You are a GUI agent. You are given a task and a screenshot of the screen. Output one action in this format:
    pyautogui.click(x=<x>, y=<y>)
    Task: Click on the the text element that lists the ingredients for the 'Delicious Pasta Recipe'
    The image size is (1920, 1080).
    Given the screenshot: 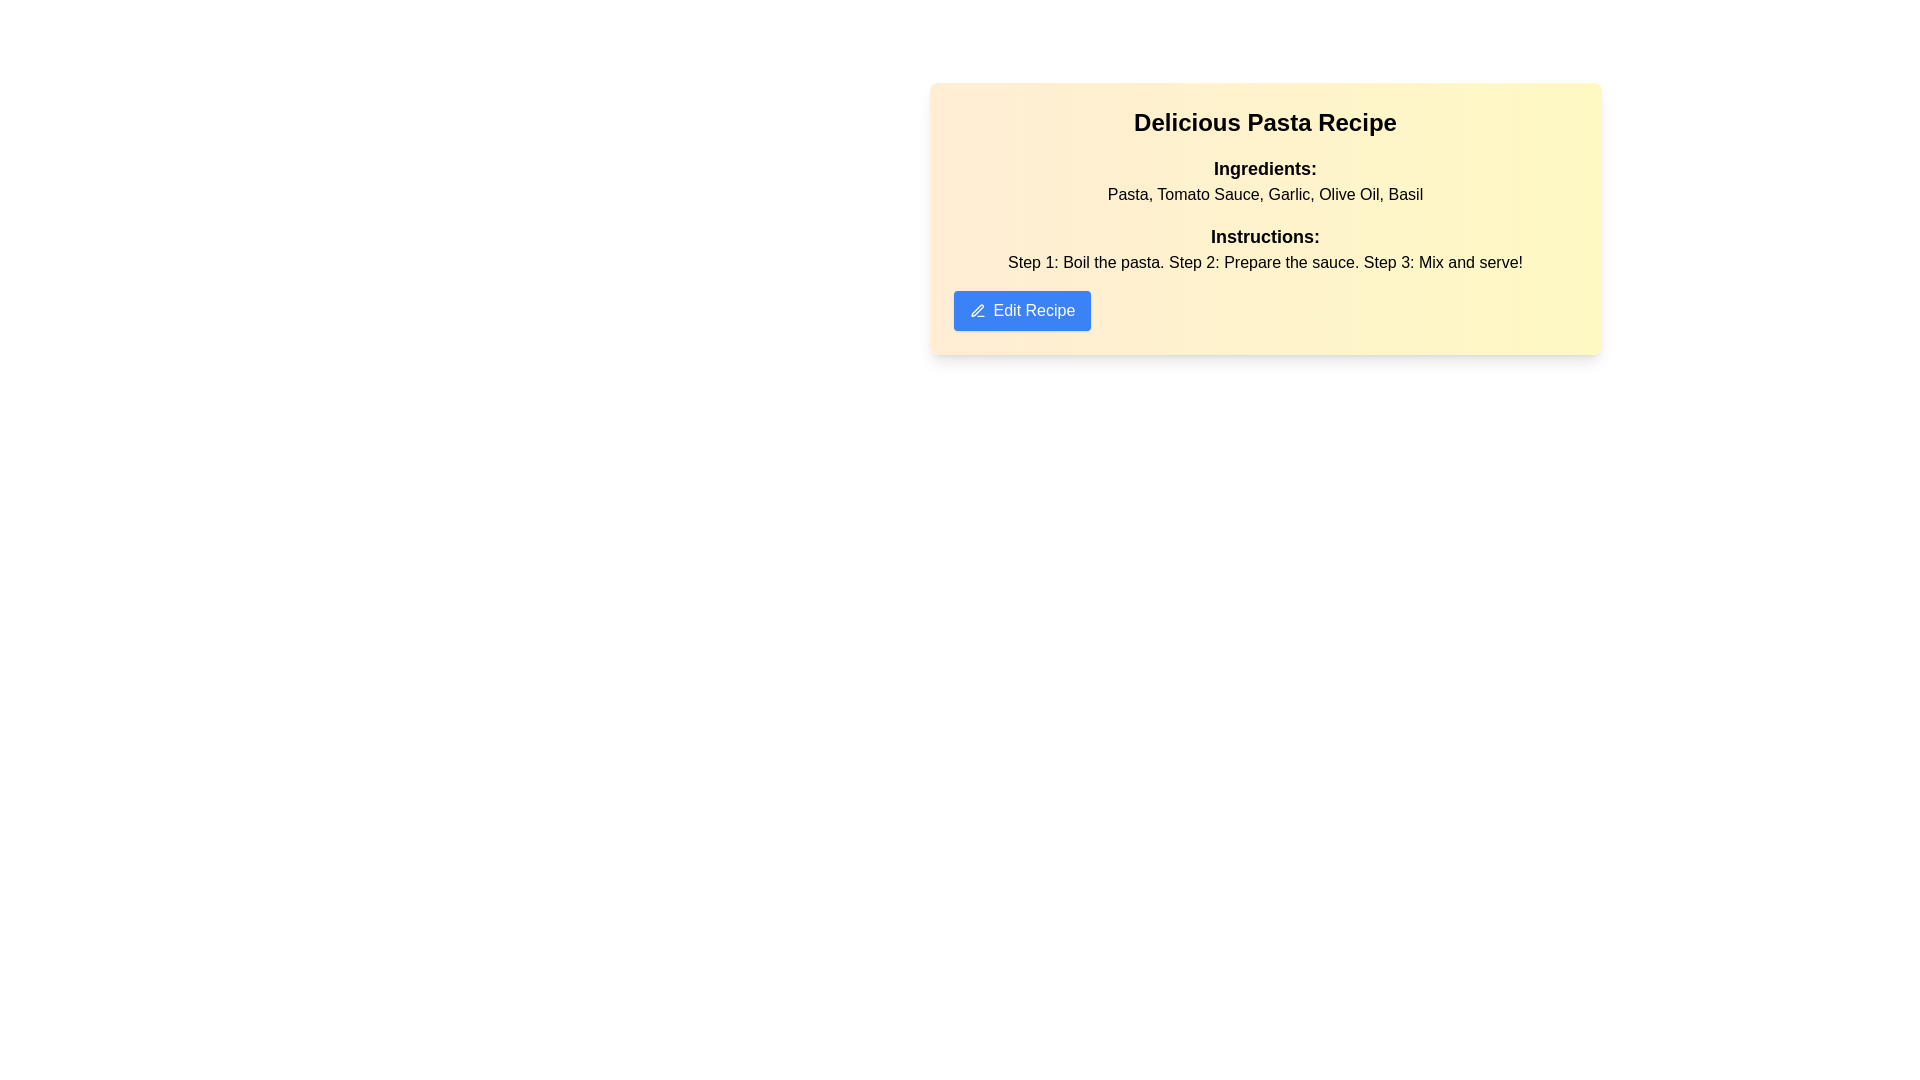 What is the action you would take?
    pyautogui.click(x=1264, y=181)
    